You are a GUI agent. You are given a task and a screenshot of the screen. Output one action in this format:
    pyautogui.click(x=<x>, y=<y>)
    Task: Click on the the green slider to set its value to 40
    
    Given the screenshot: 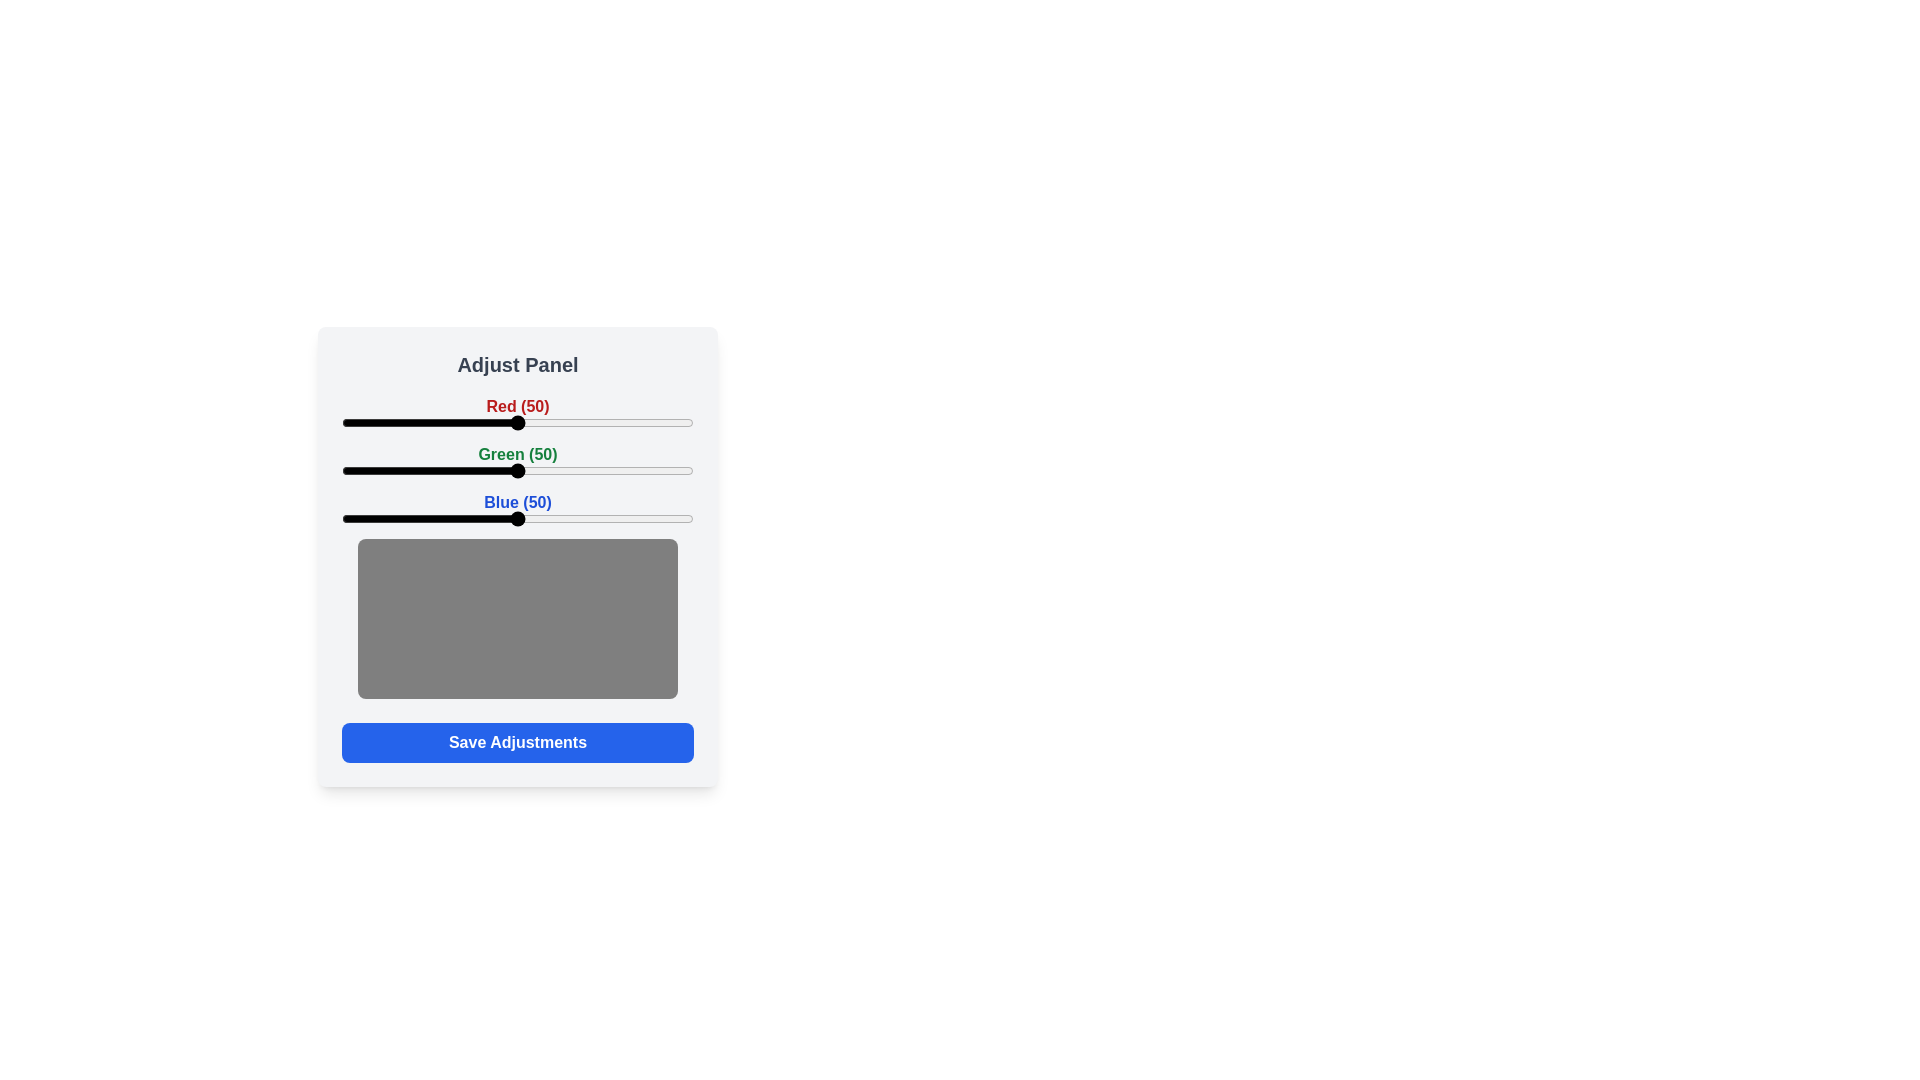 What is the action you would take?
    pyautogui.click(x=482, y=470)
    